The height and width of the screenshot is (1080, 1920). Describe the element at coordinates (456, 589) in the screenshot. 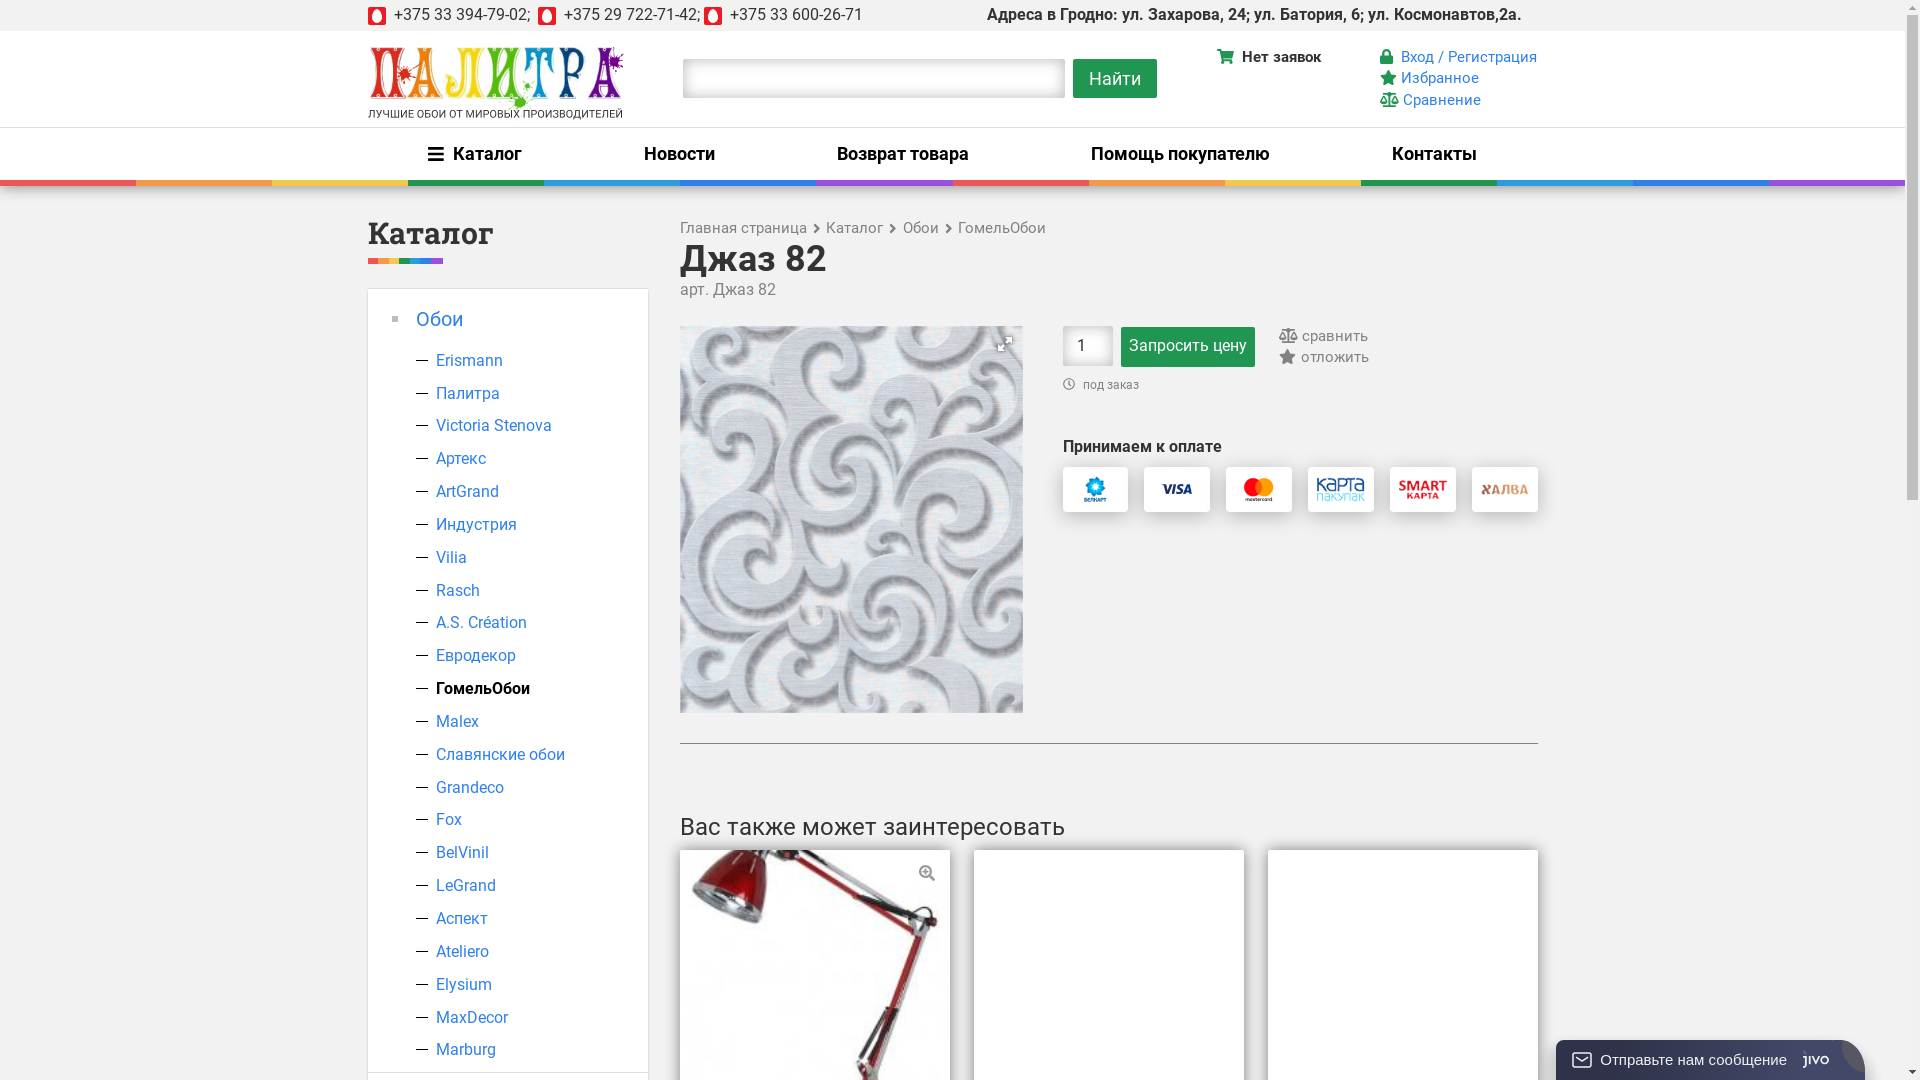

I see `'Rasch'` at that location.